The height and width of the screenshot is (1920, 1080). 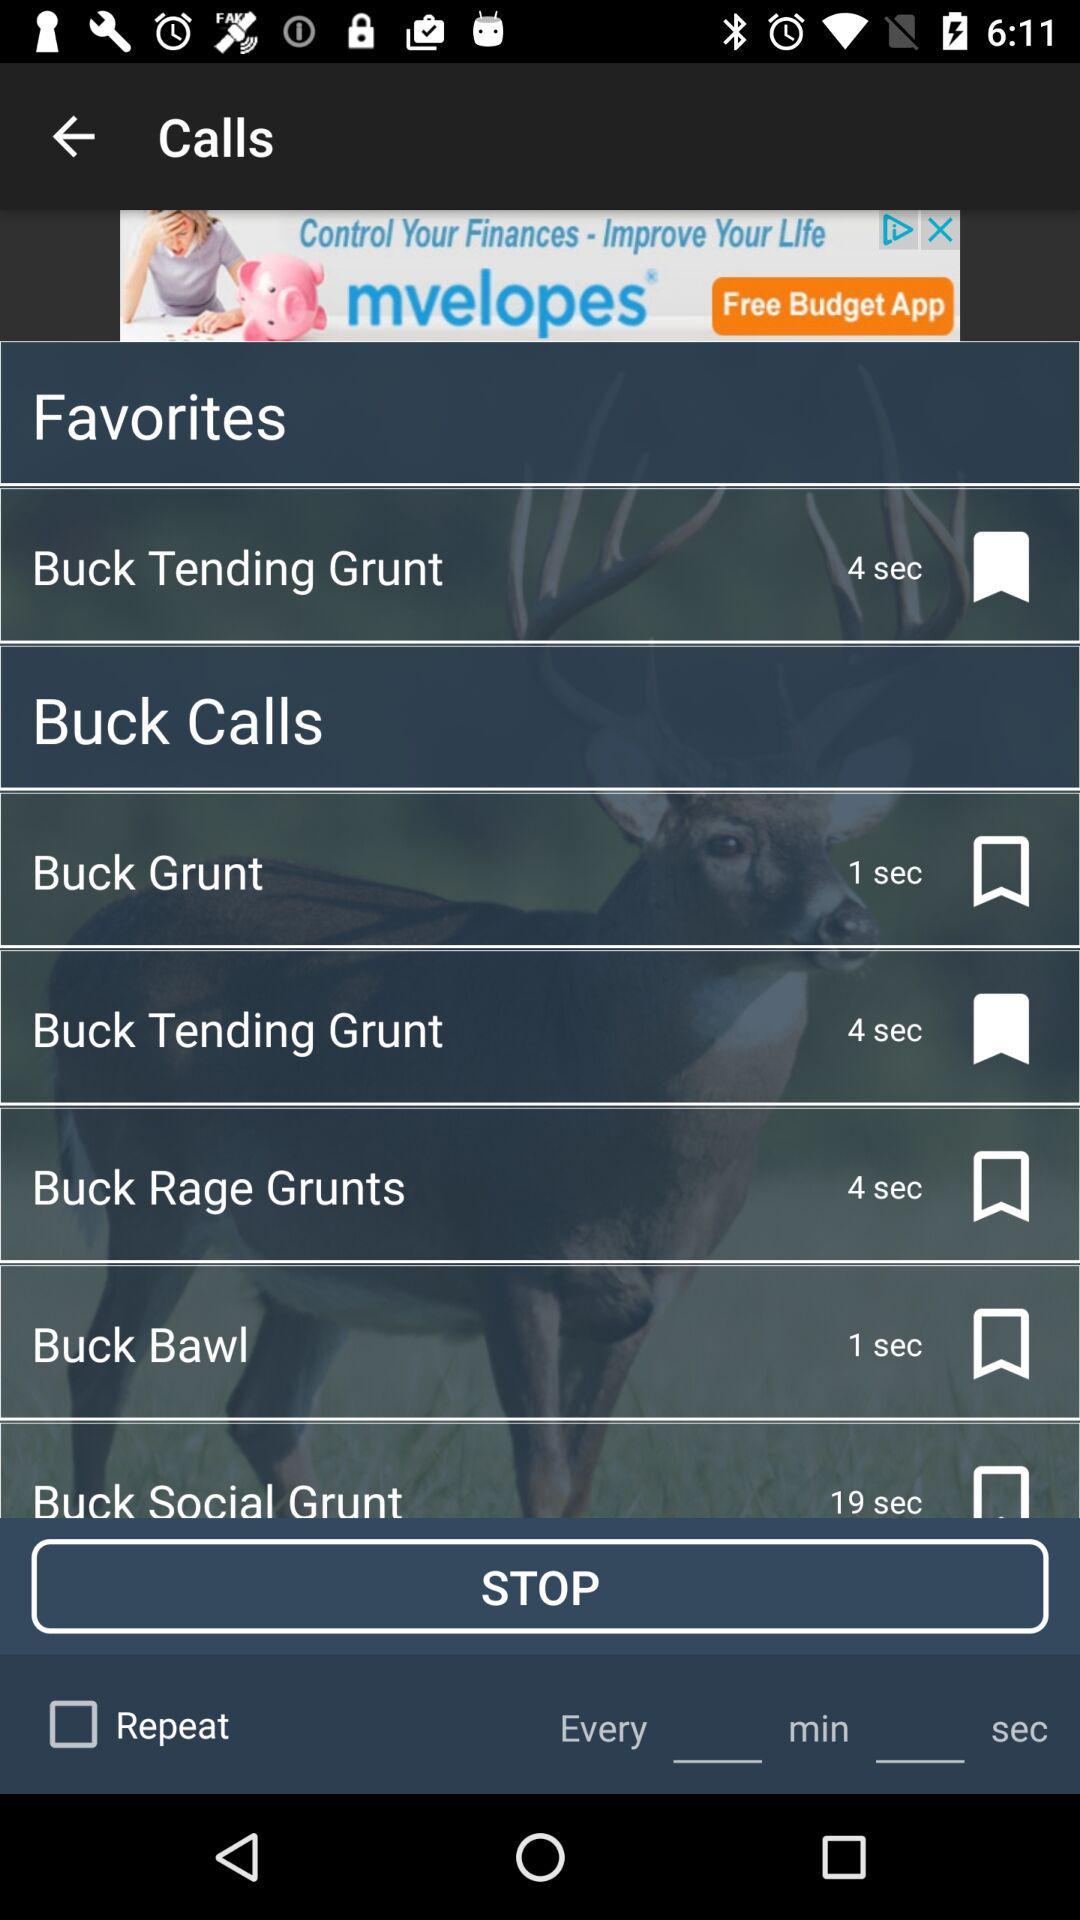 I want to click on time column, so click(x=716, y=1723).